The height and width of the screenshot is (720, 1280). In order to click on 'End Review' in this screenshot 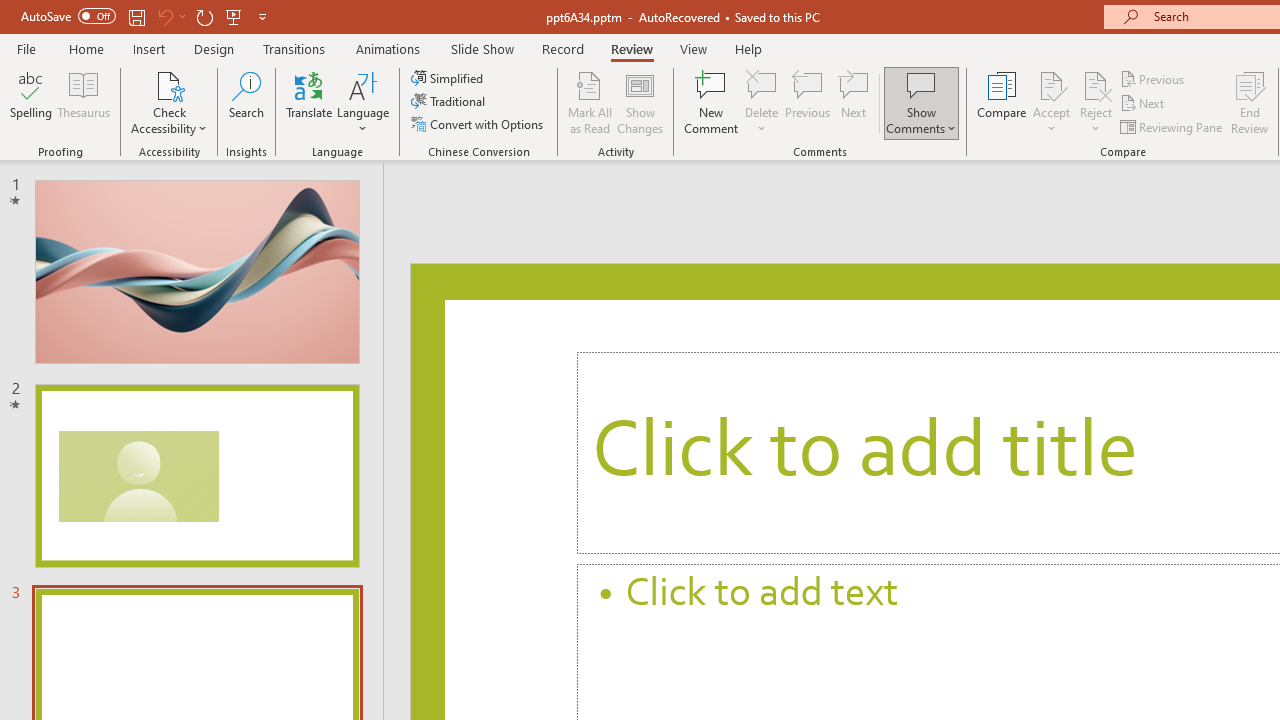, I will do `click(1248, 103)`.